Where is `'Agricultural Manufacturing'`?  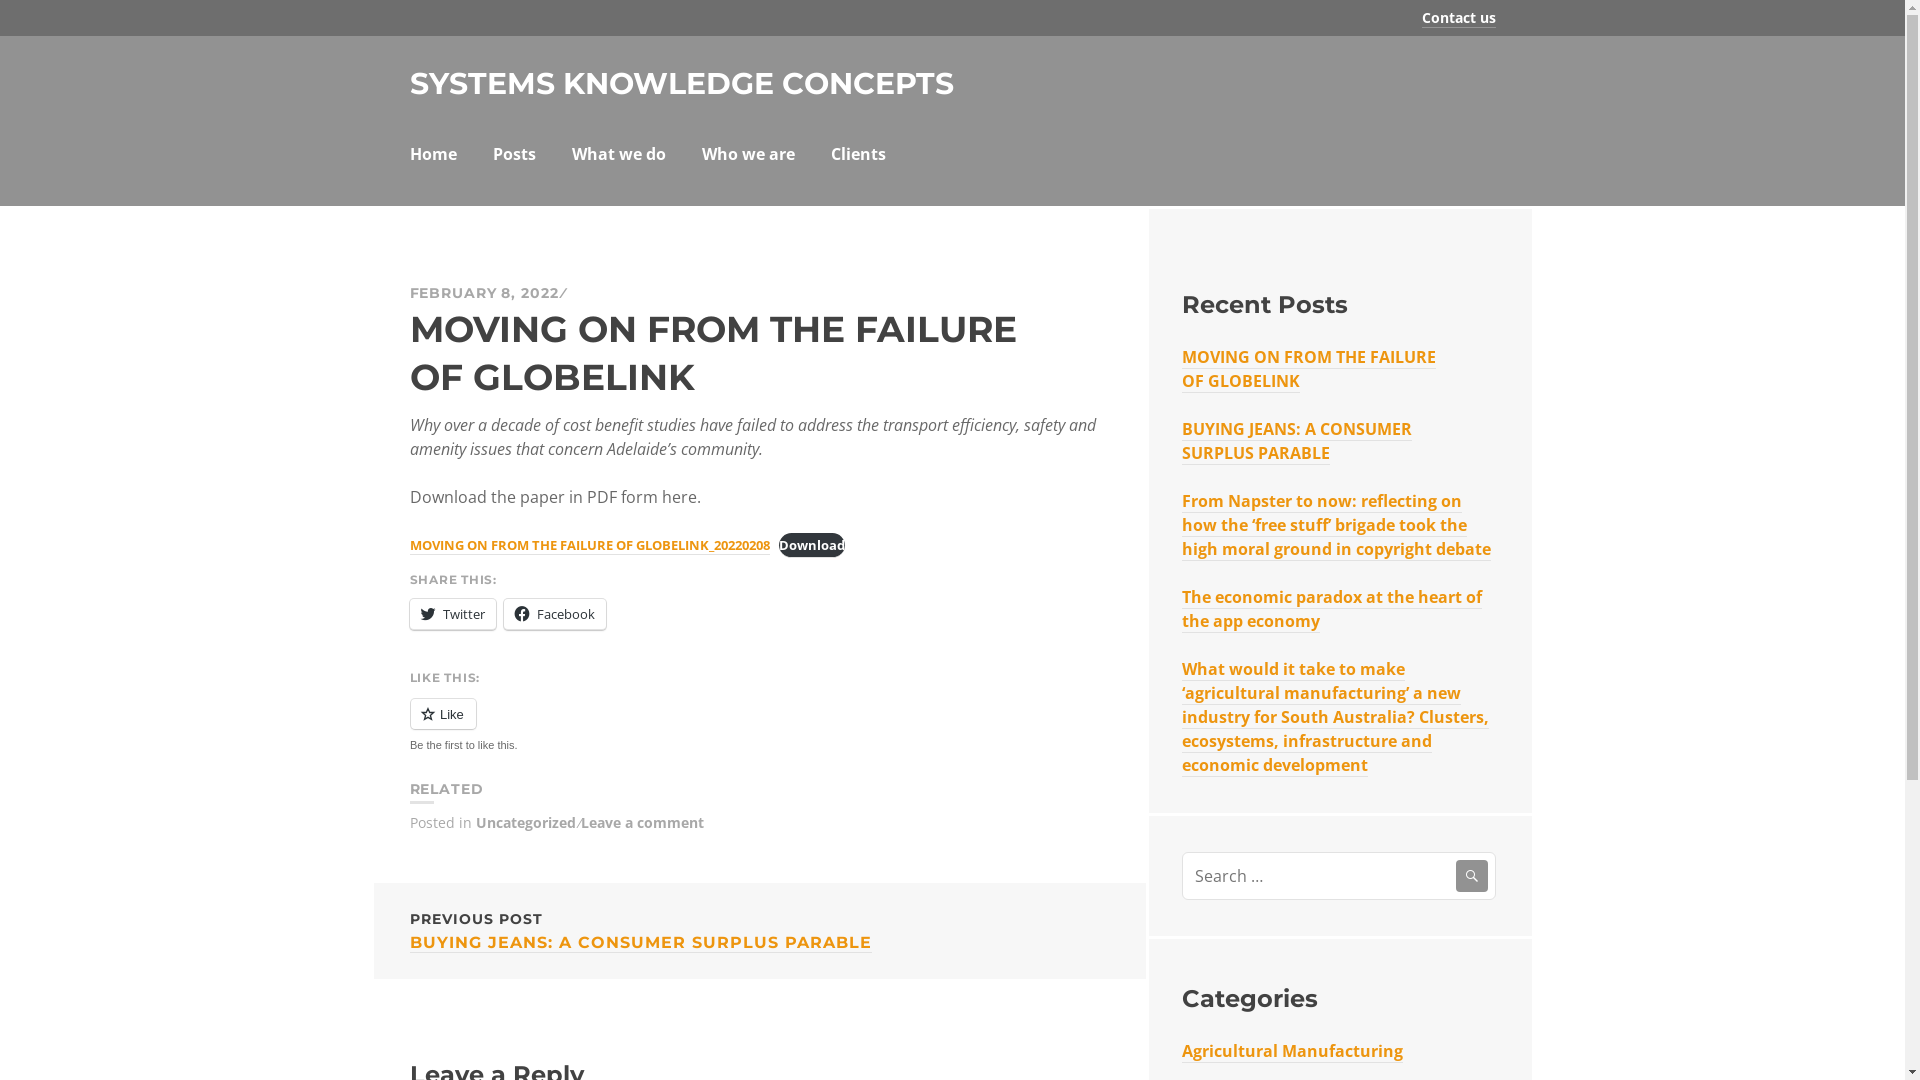
'Agricultural Manufacturing' is located at coordinates (1181, 1050).